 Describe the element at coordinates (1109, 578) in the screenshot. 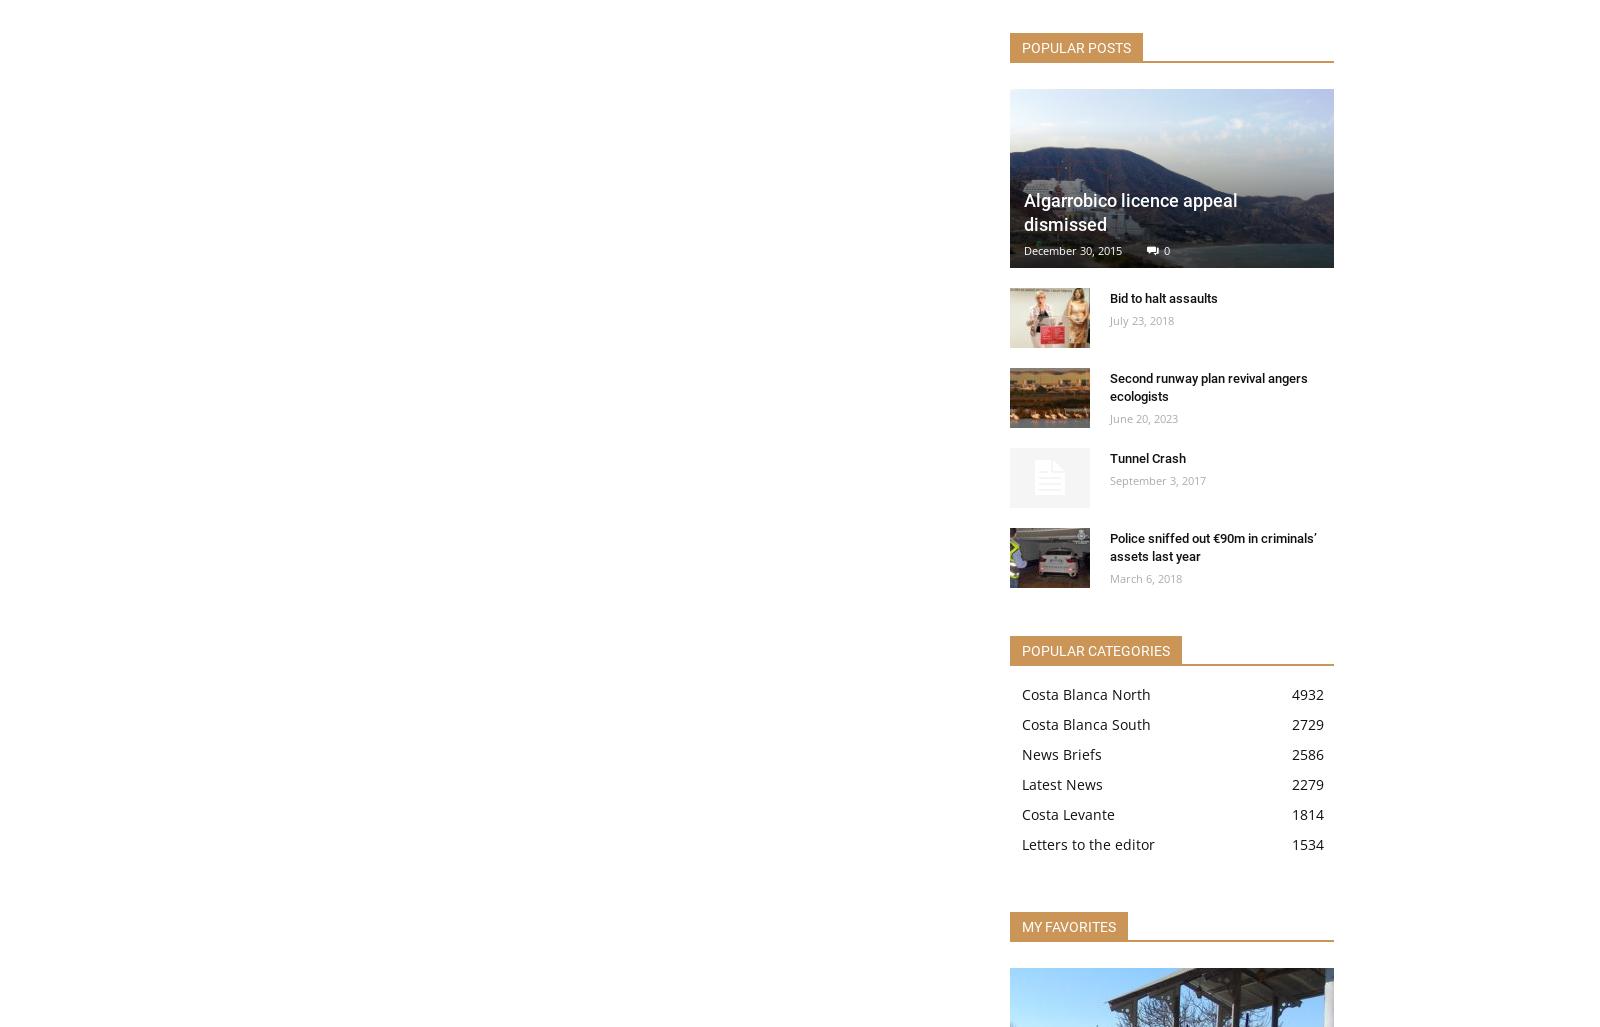

I see `'March 6, 2018'` at that location.